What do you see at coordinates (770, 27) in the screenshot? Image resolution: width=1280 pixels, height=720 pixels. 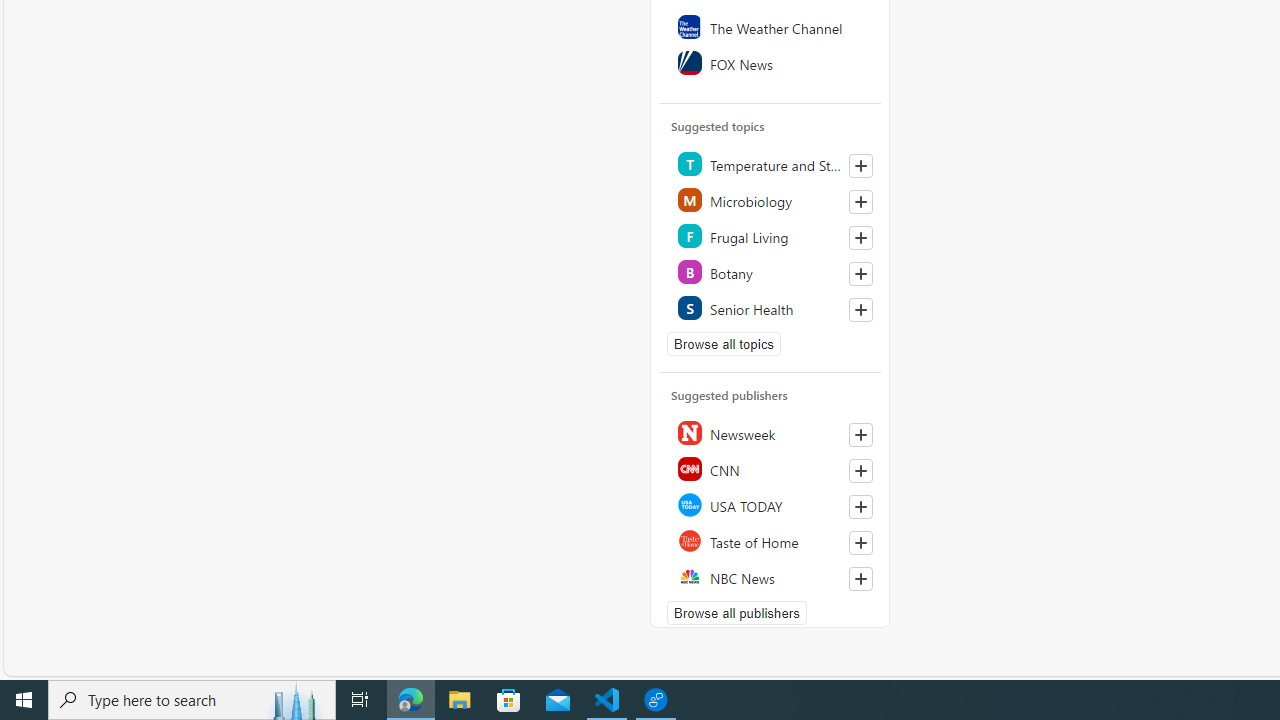 I see `'The Weather Channel'` at bounding box center [770, 27].